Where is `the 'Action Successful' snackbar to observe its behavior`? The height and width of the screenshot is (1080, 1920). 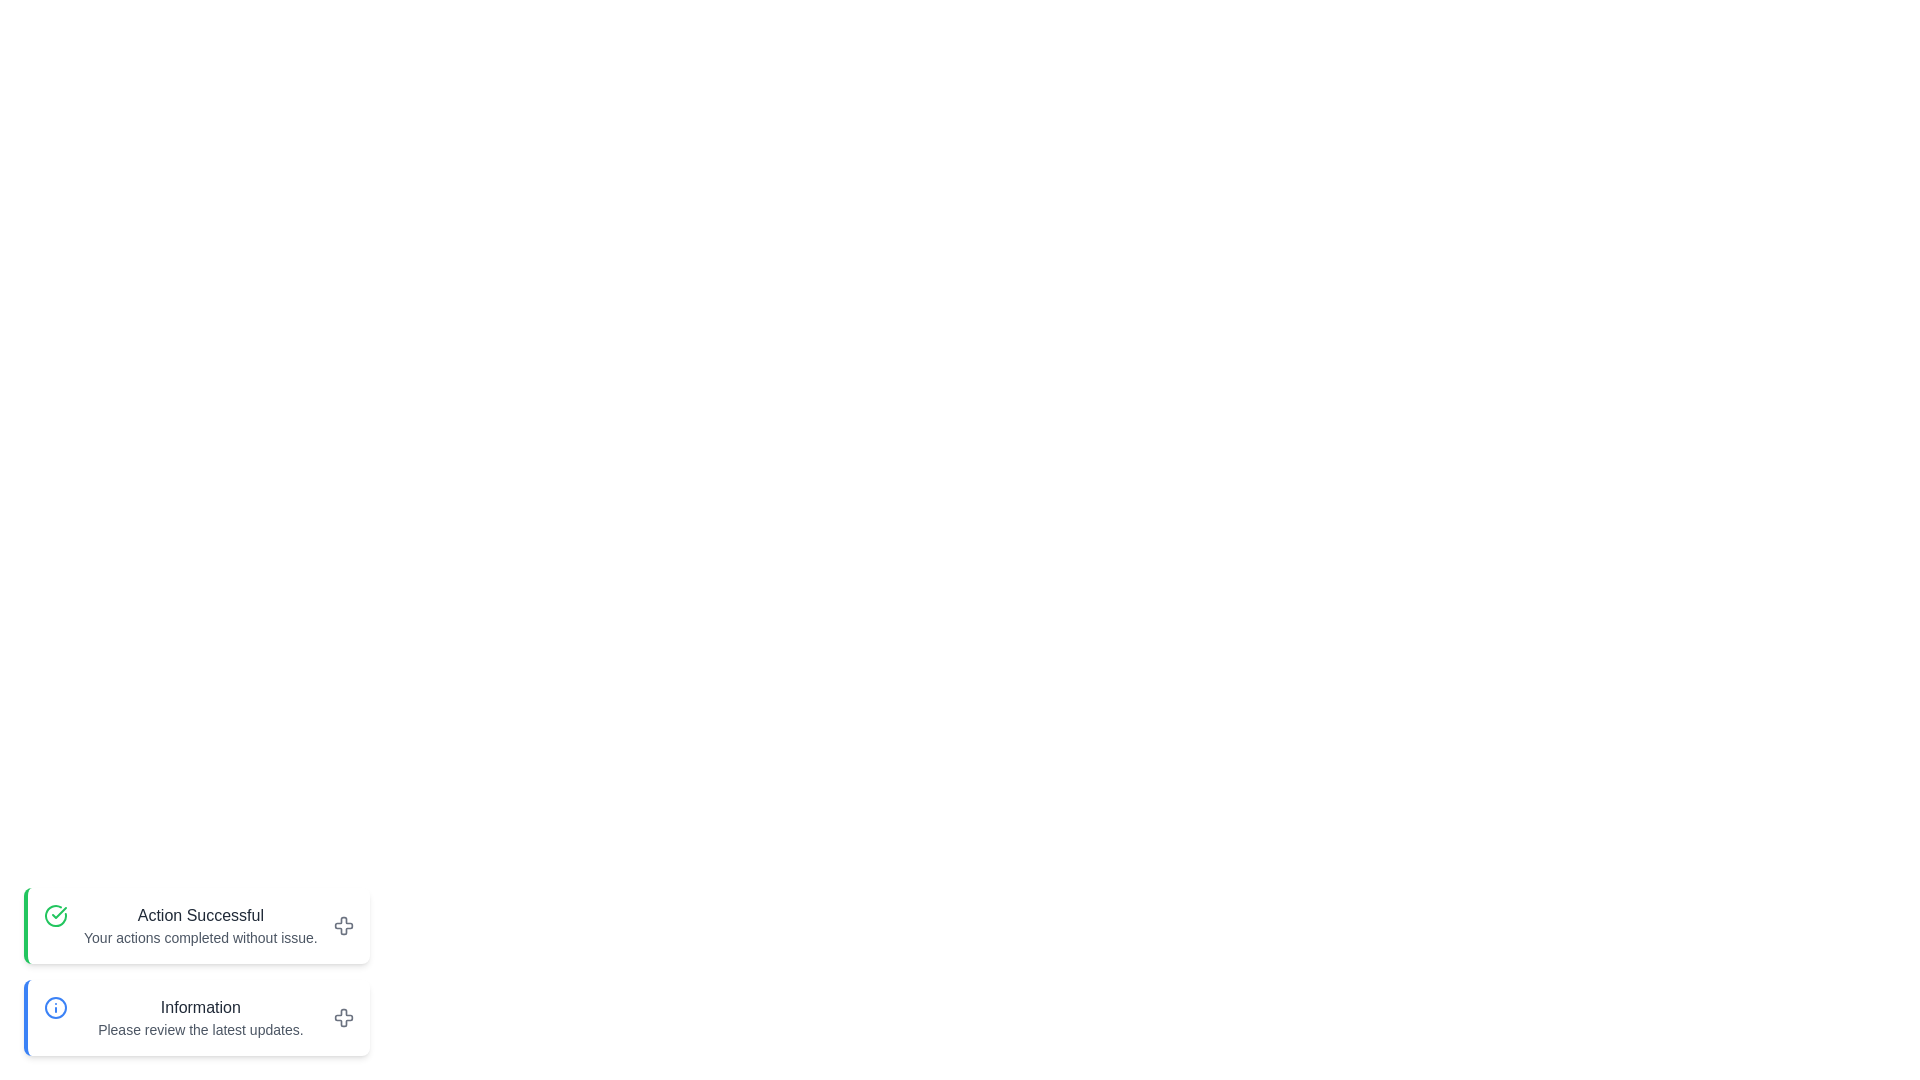 the 'Action Successful' snackbar to observe its behavior is located at coordinates (196, 925).